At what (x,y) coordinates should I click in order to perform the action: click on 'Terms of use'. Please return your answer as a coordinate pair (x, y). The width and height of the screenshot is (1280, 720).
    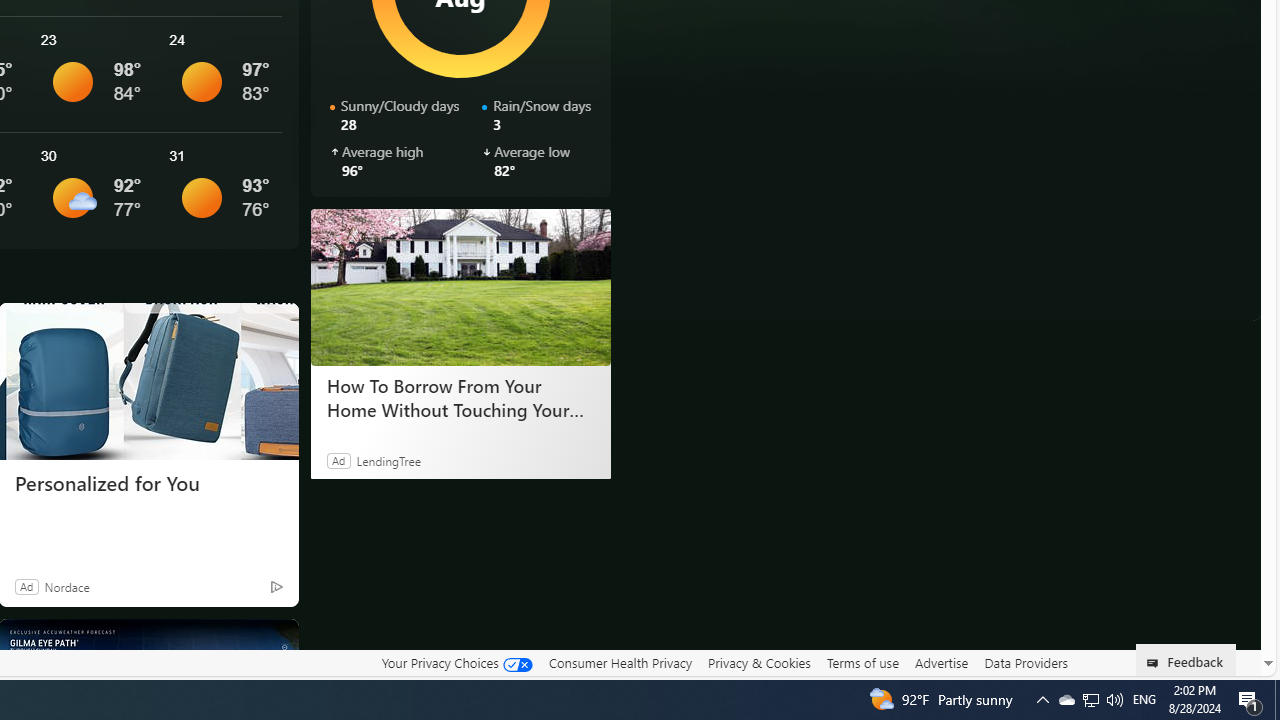
    Looking at the image, I should click on (862, 662).